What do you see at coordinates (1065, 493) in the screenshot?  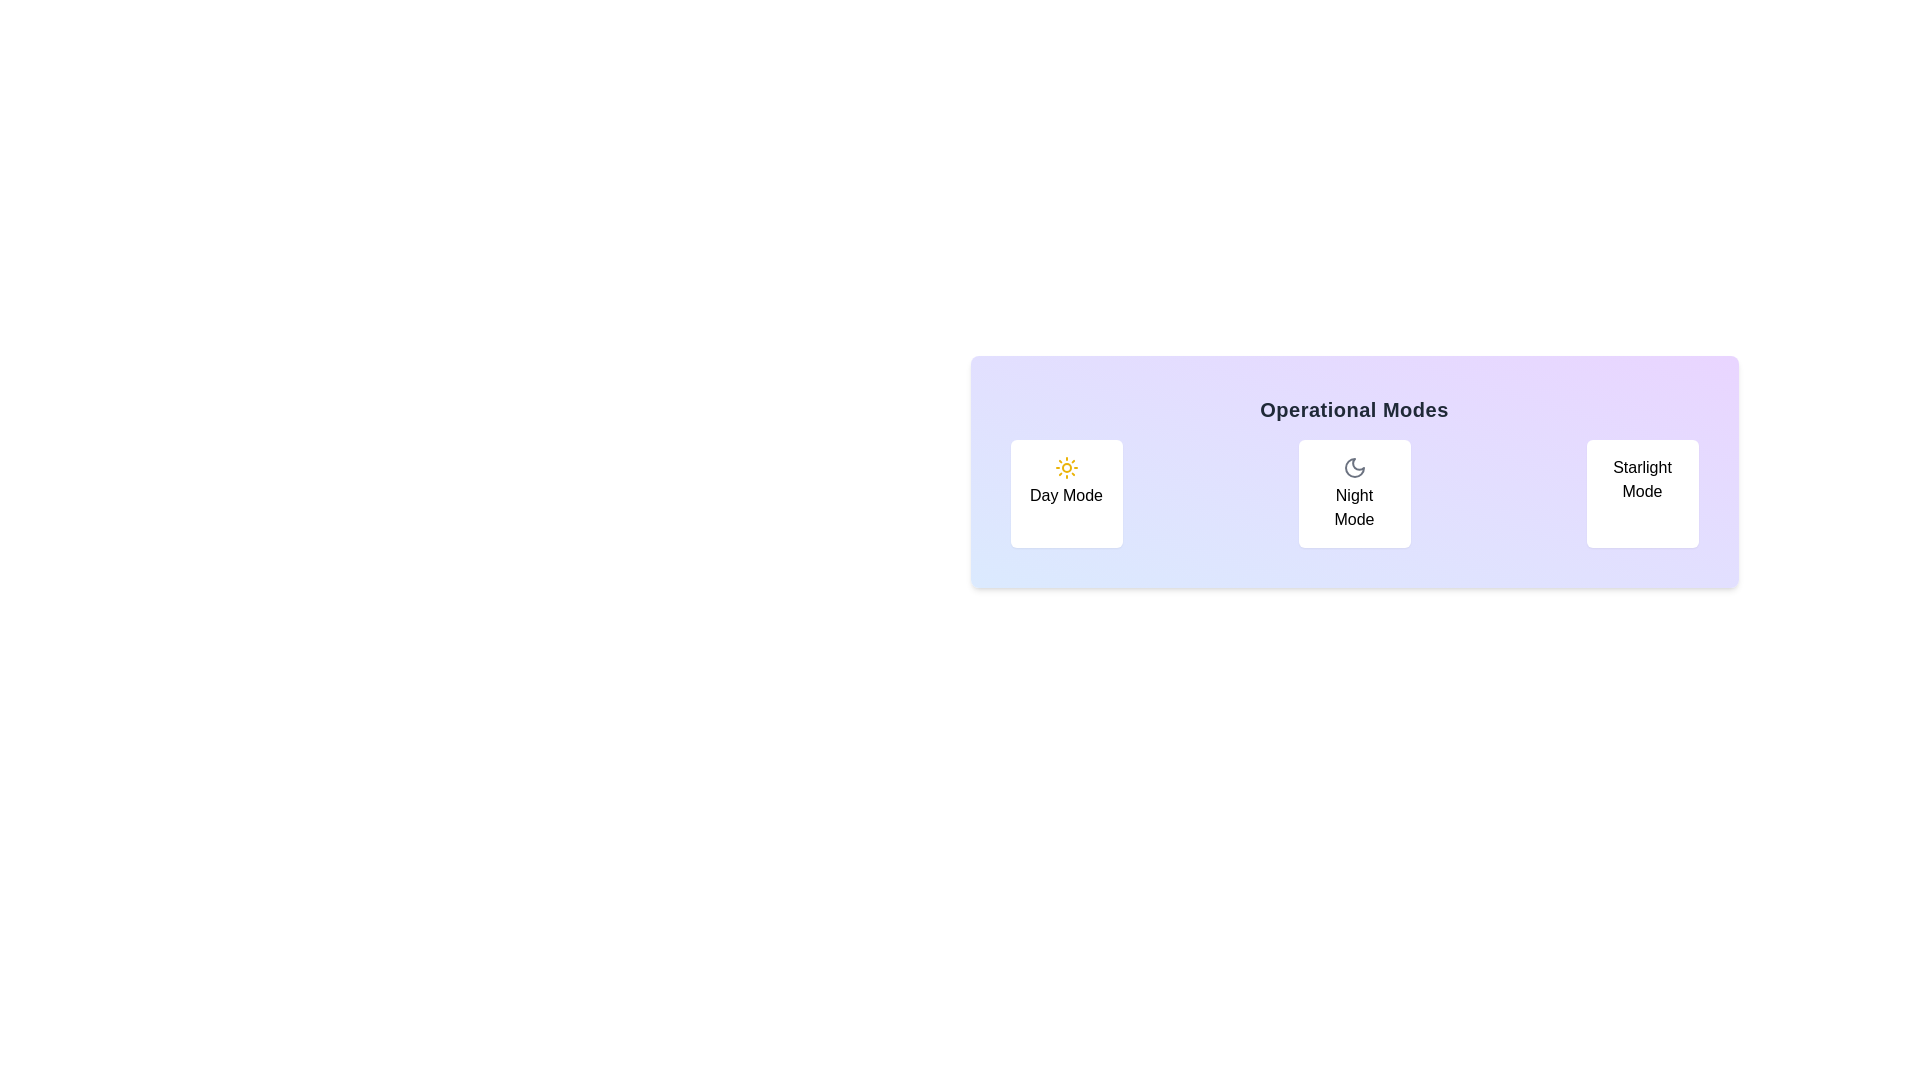 I see `the button labeled Day Mode to observe the hover effect` at bounding box center [1065, 493].